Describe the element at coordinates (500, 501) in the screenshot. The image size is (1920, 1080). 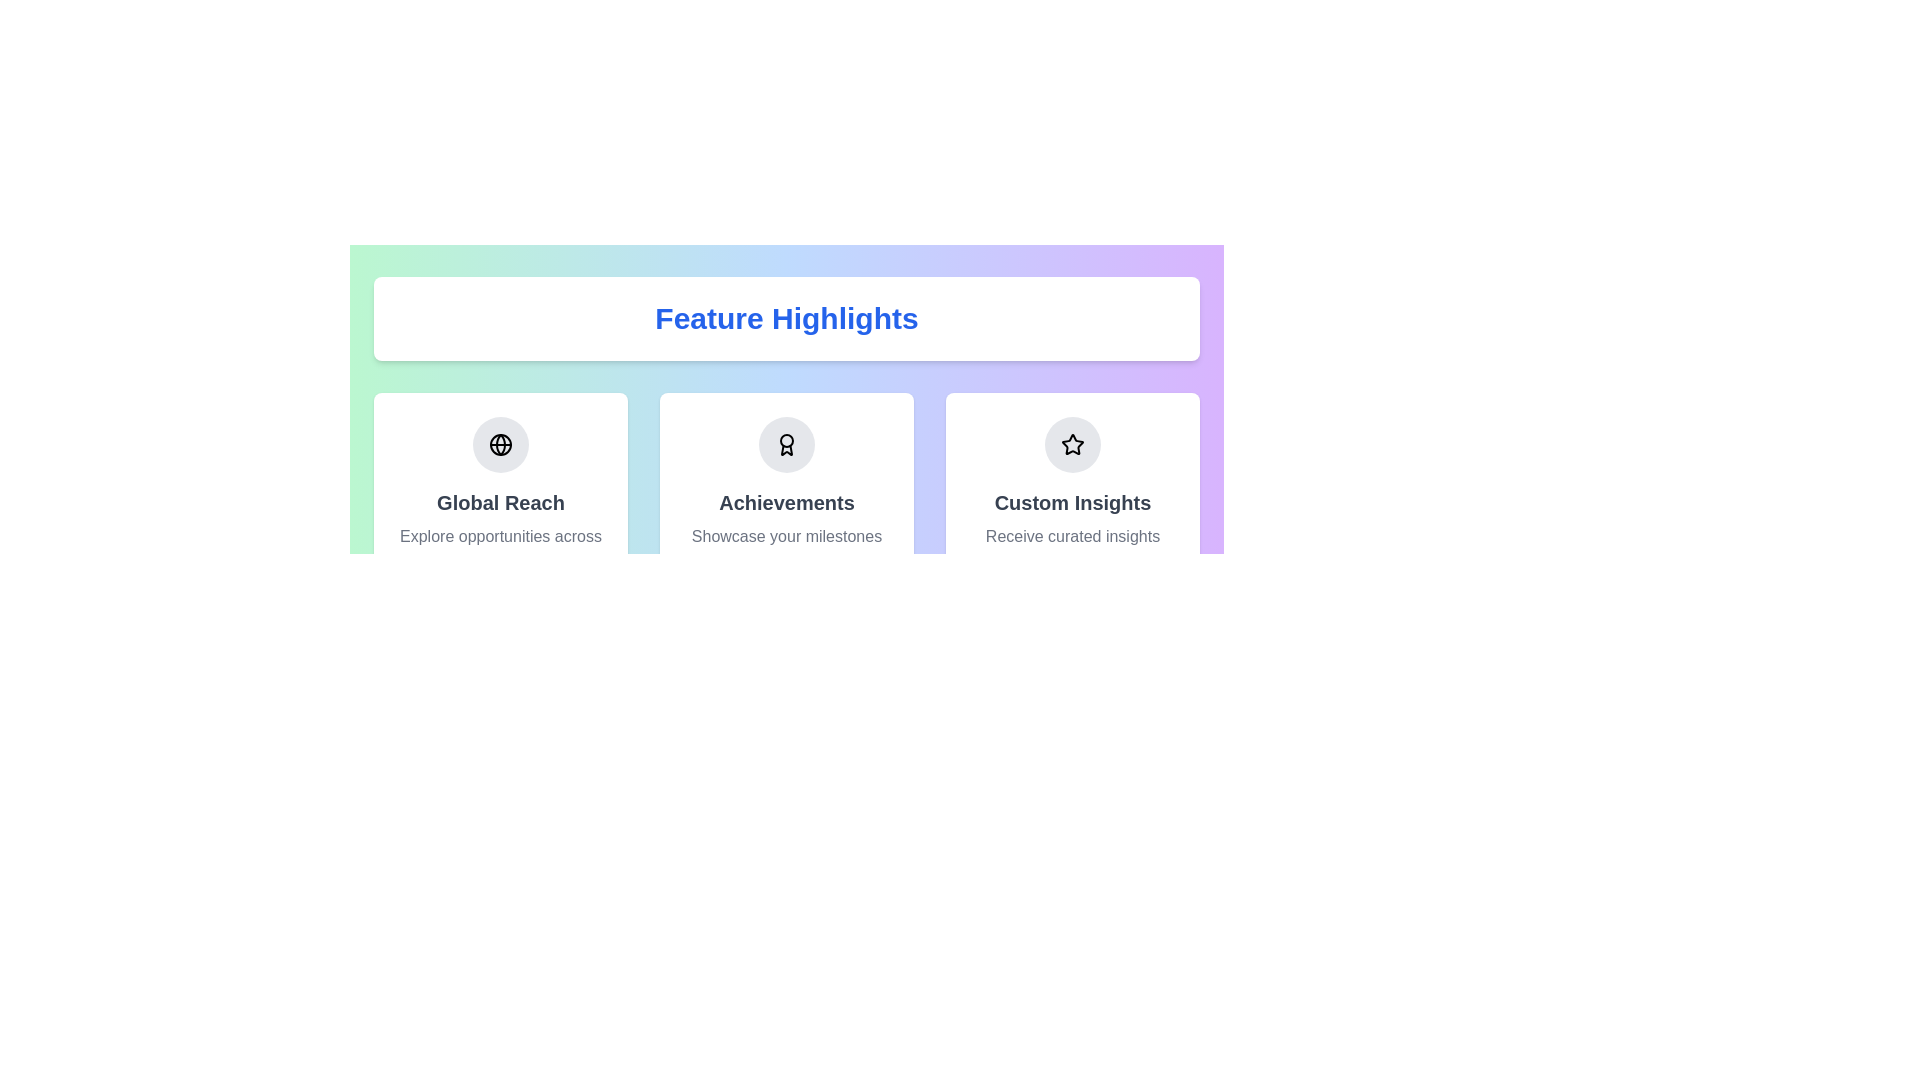
I see `the text label displaying 'Global Reach', which is styled in bold and larger font, located centrally in its card under the 'Feature Highlights' section` at that location.